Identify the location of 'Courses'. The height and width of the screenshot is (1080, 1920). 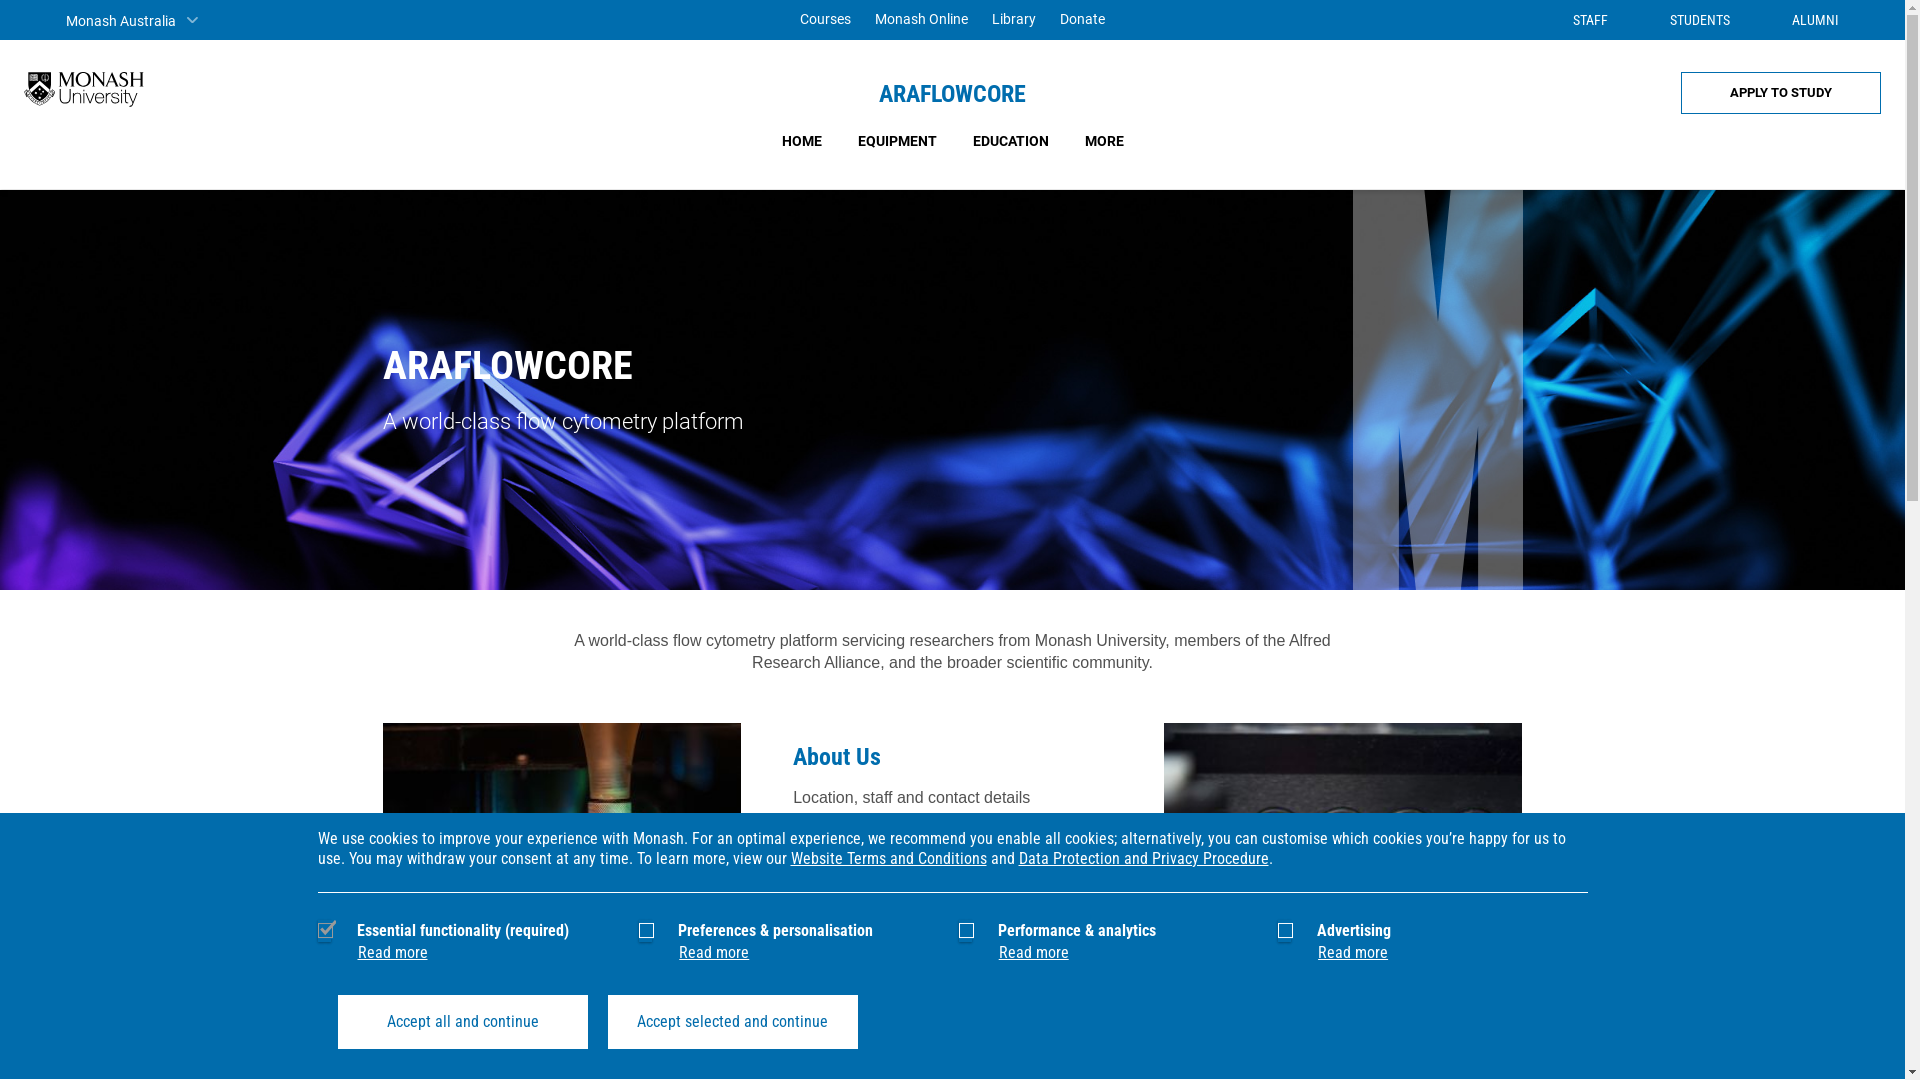
(825, 19).